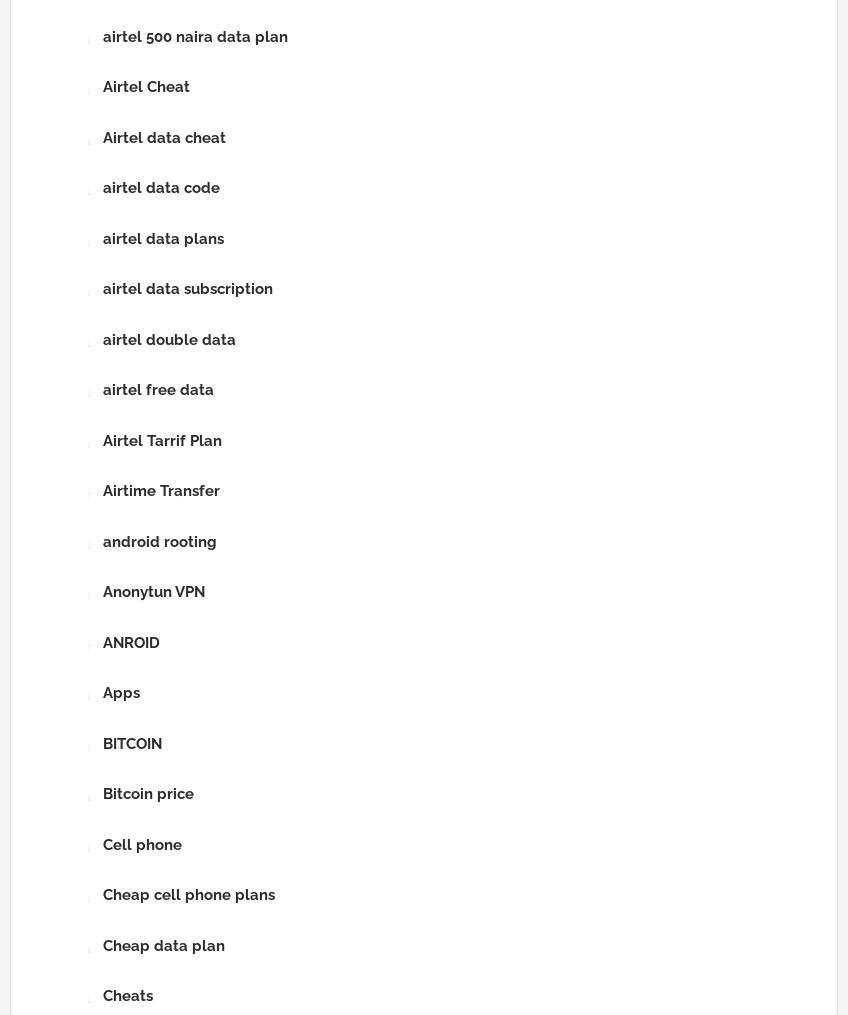 The width and height of the screenshot is (848, 1015). What do you see at coordinates (164, 137) in the screenshot?
I see `'Airtel data cheat'` at bounding box center [164, 137].